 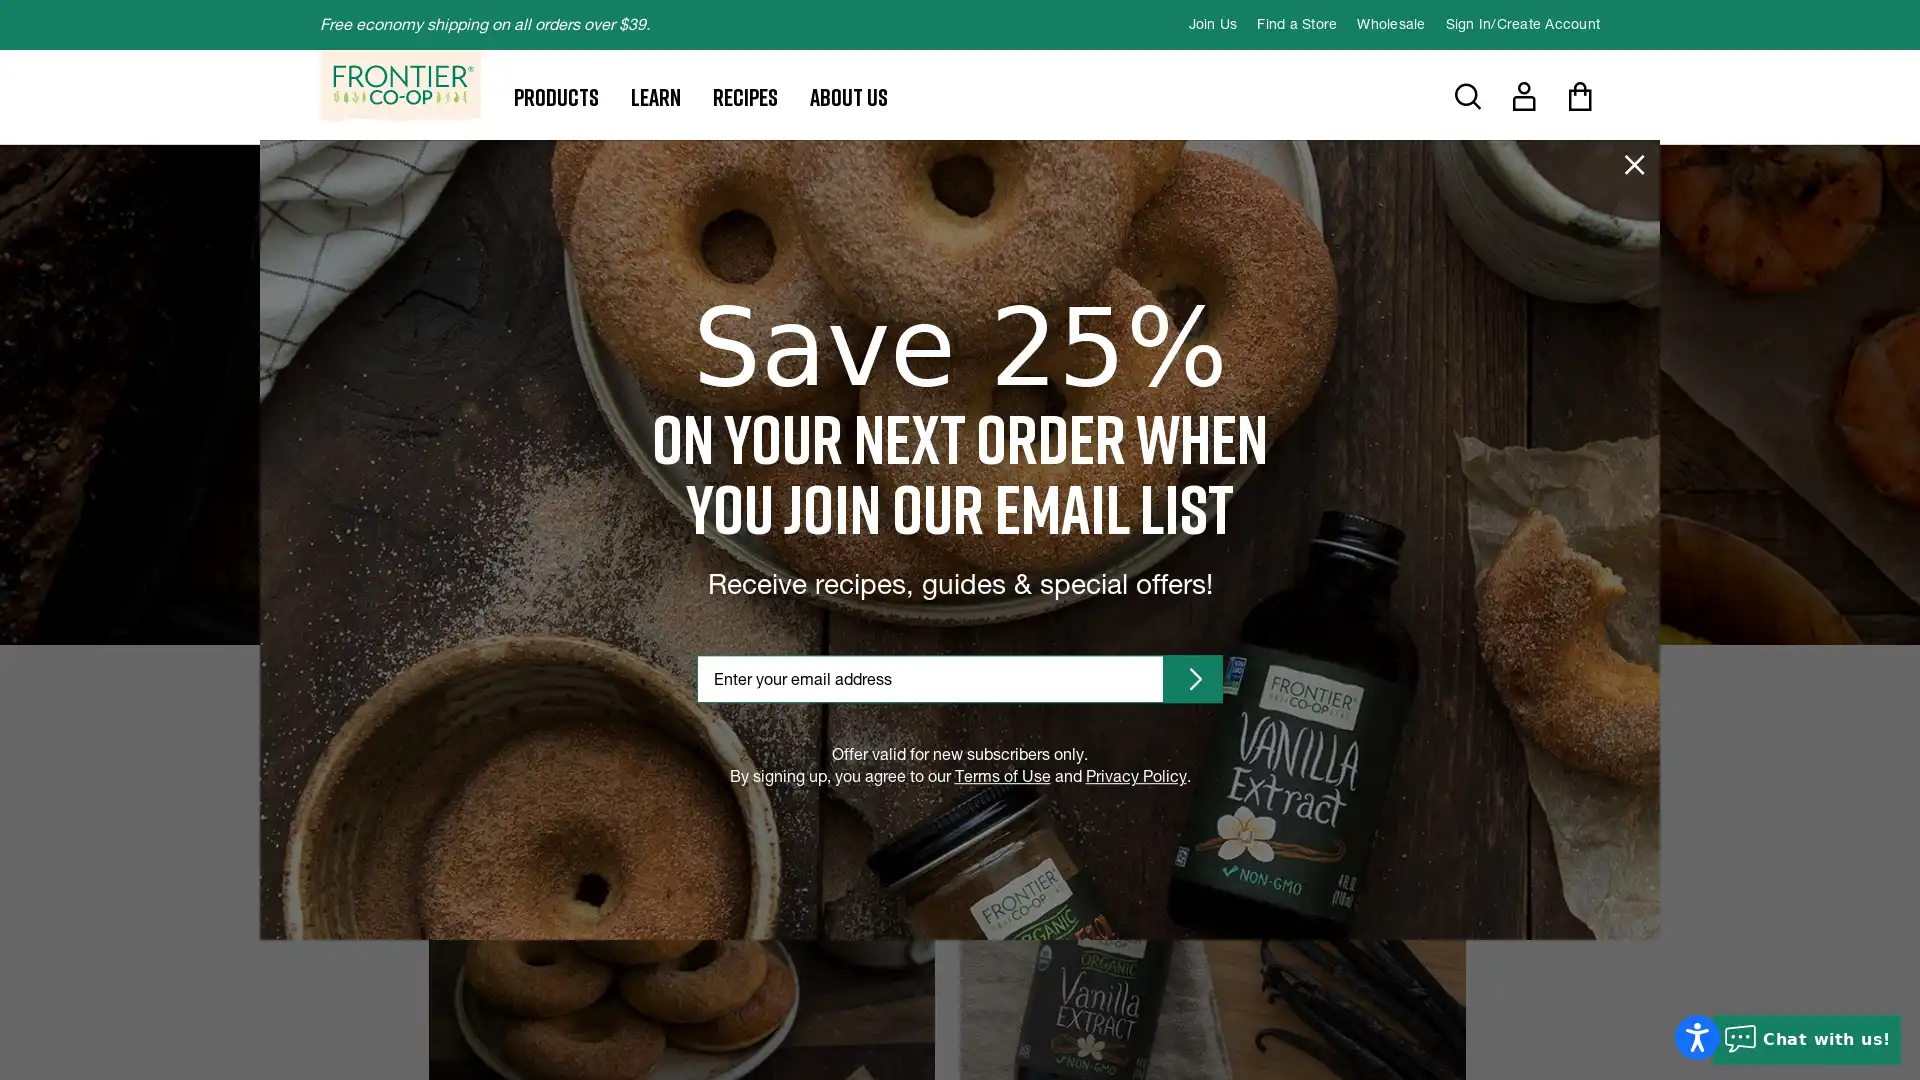 What do you see at coordinates (1805, 1039) in the screenshot?
I see `Chat with us!` at bounding box center [1805, 1039].